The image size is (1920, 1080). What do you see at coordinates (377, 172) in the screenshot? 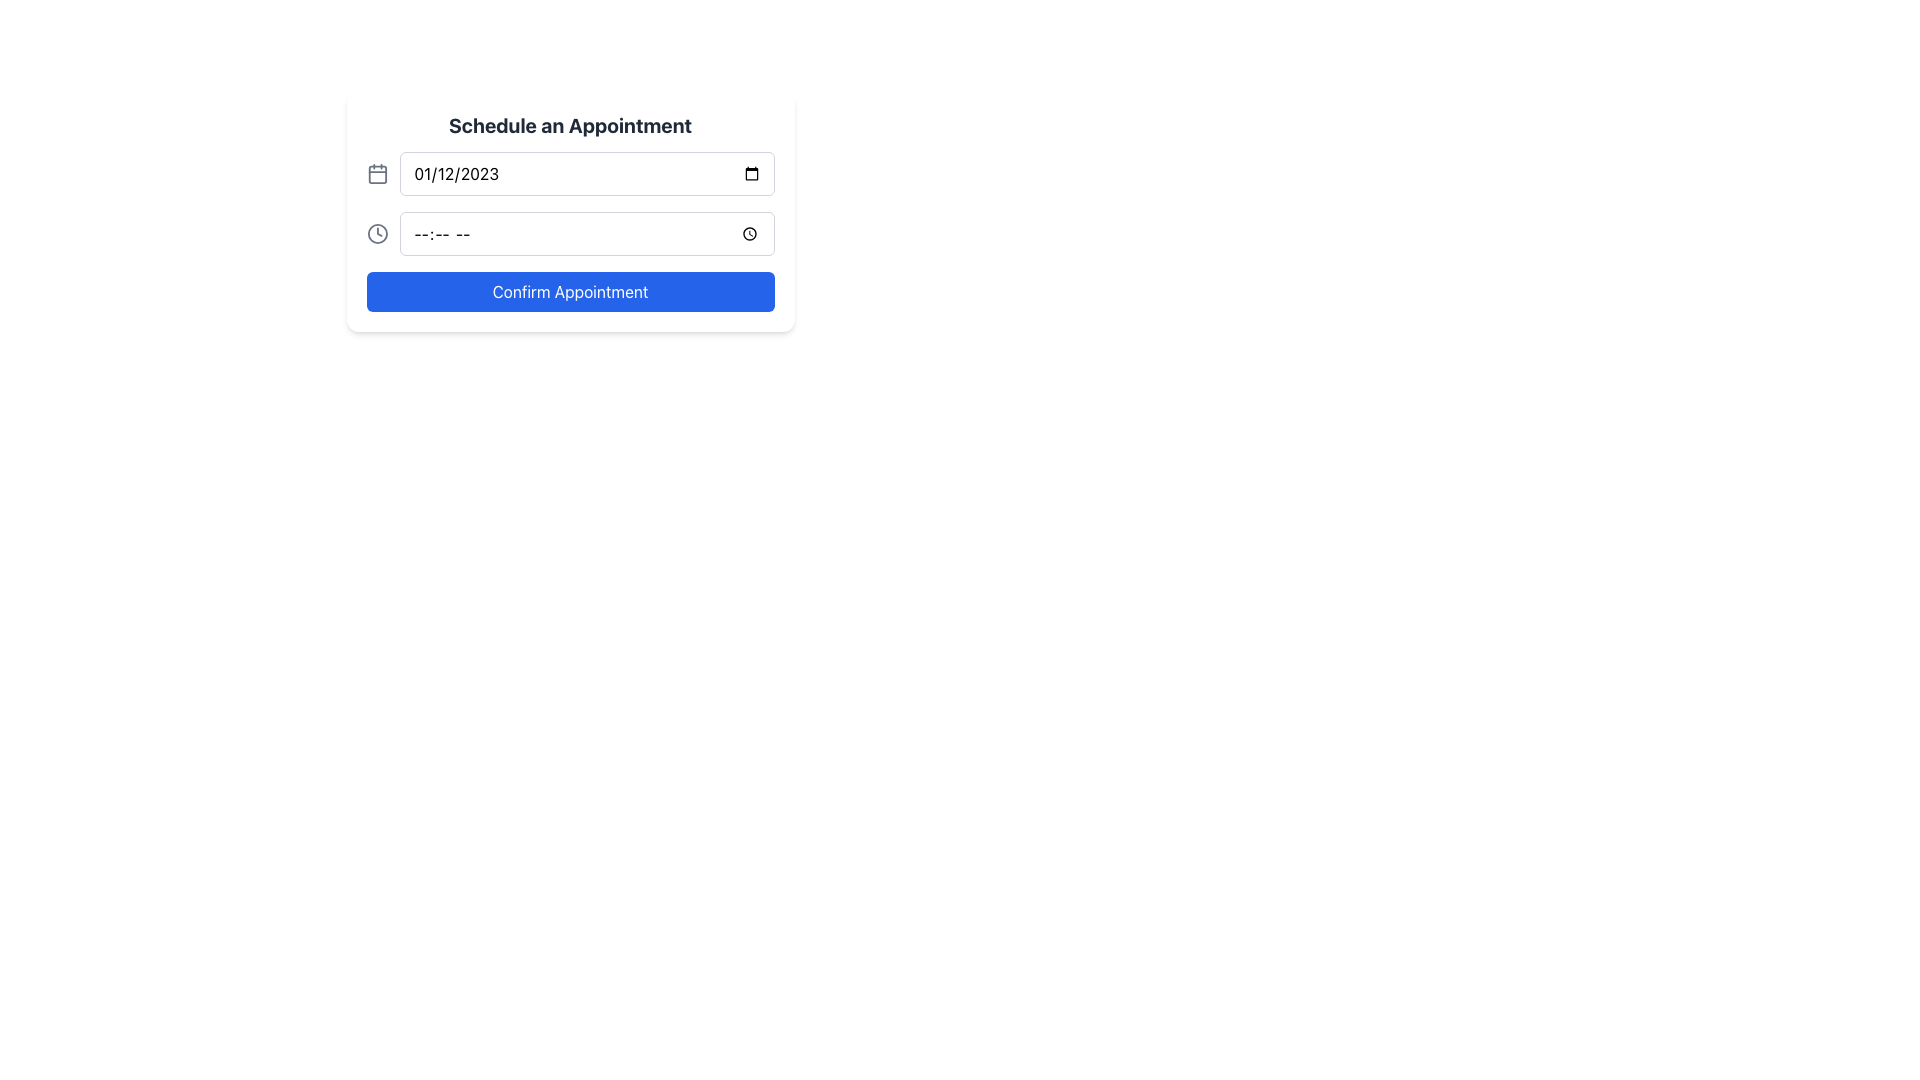
I see `the calendar icon, which is a gray outlined rounded square with two vertical lines at the top, located to the left of the date input field` at bounding box center [377, 172].